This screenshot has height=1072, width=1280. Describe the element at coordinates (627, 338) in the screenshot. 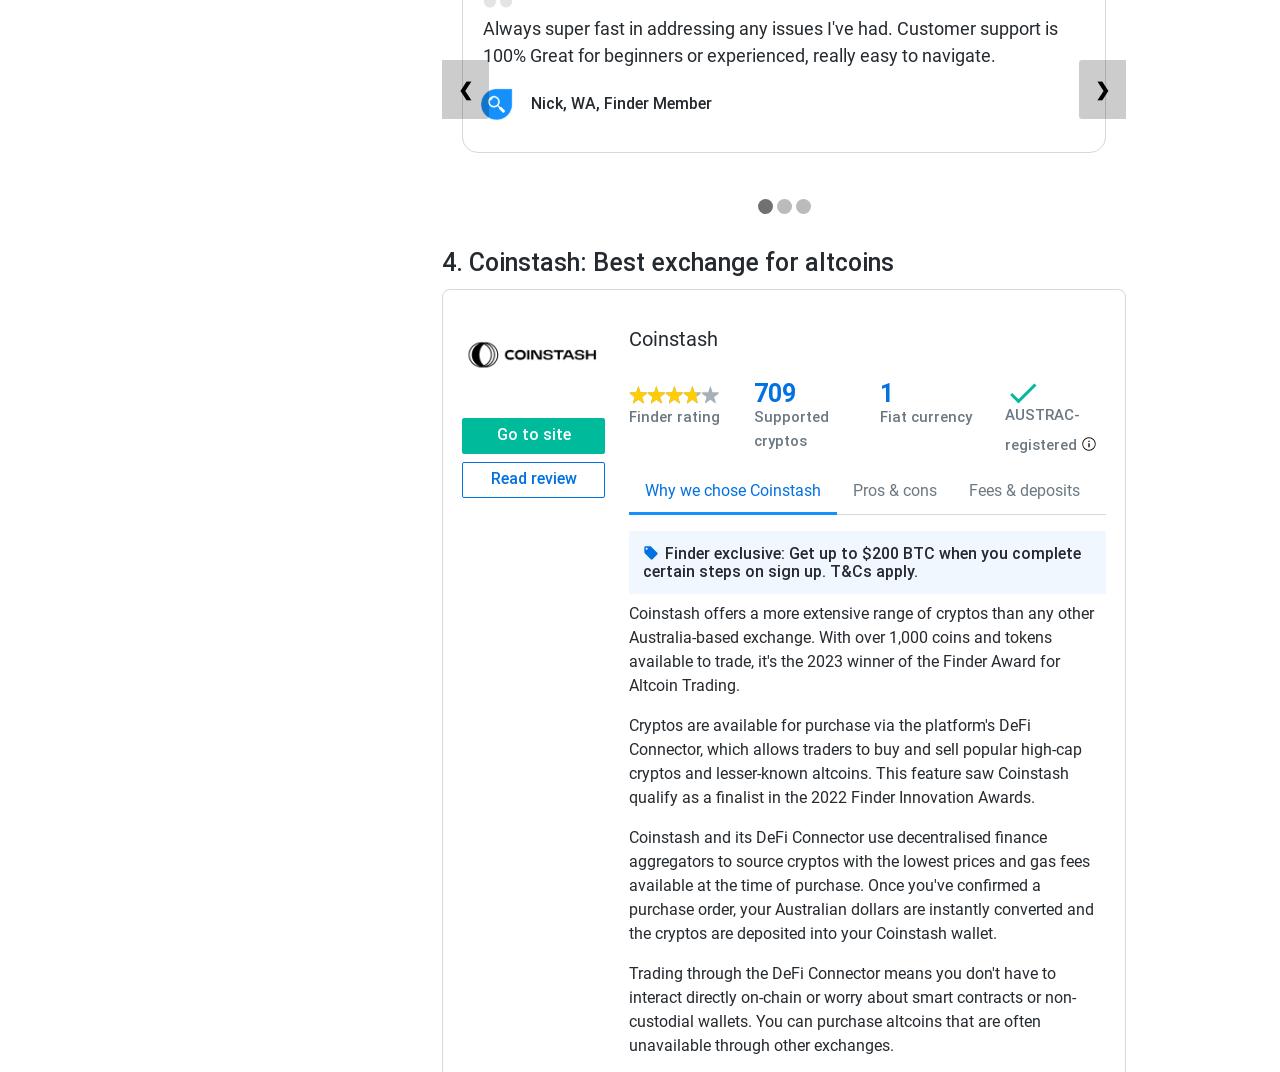

I see `'Coinstash'` at that location.